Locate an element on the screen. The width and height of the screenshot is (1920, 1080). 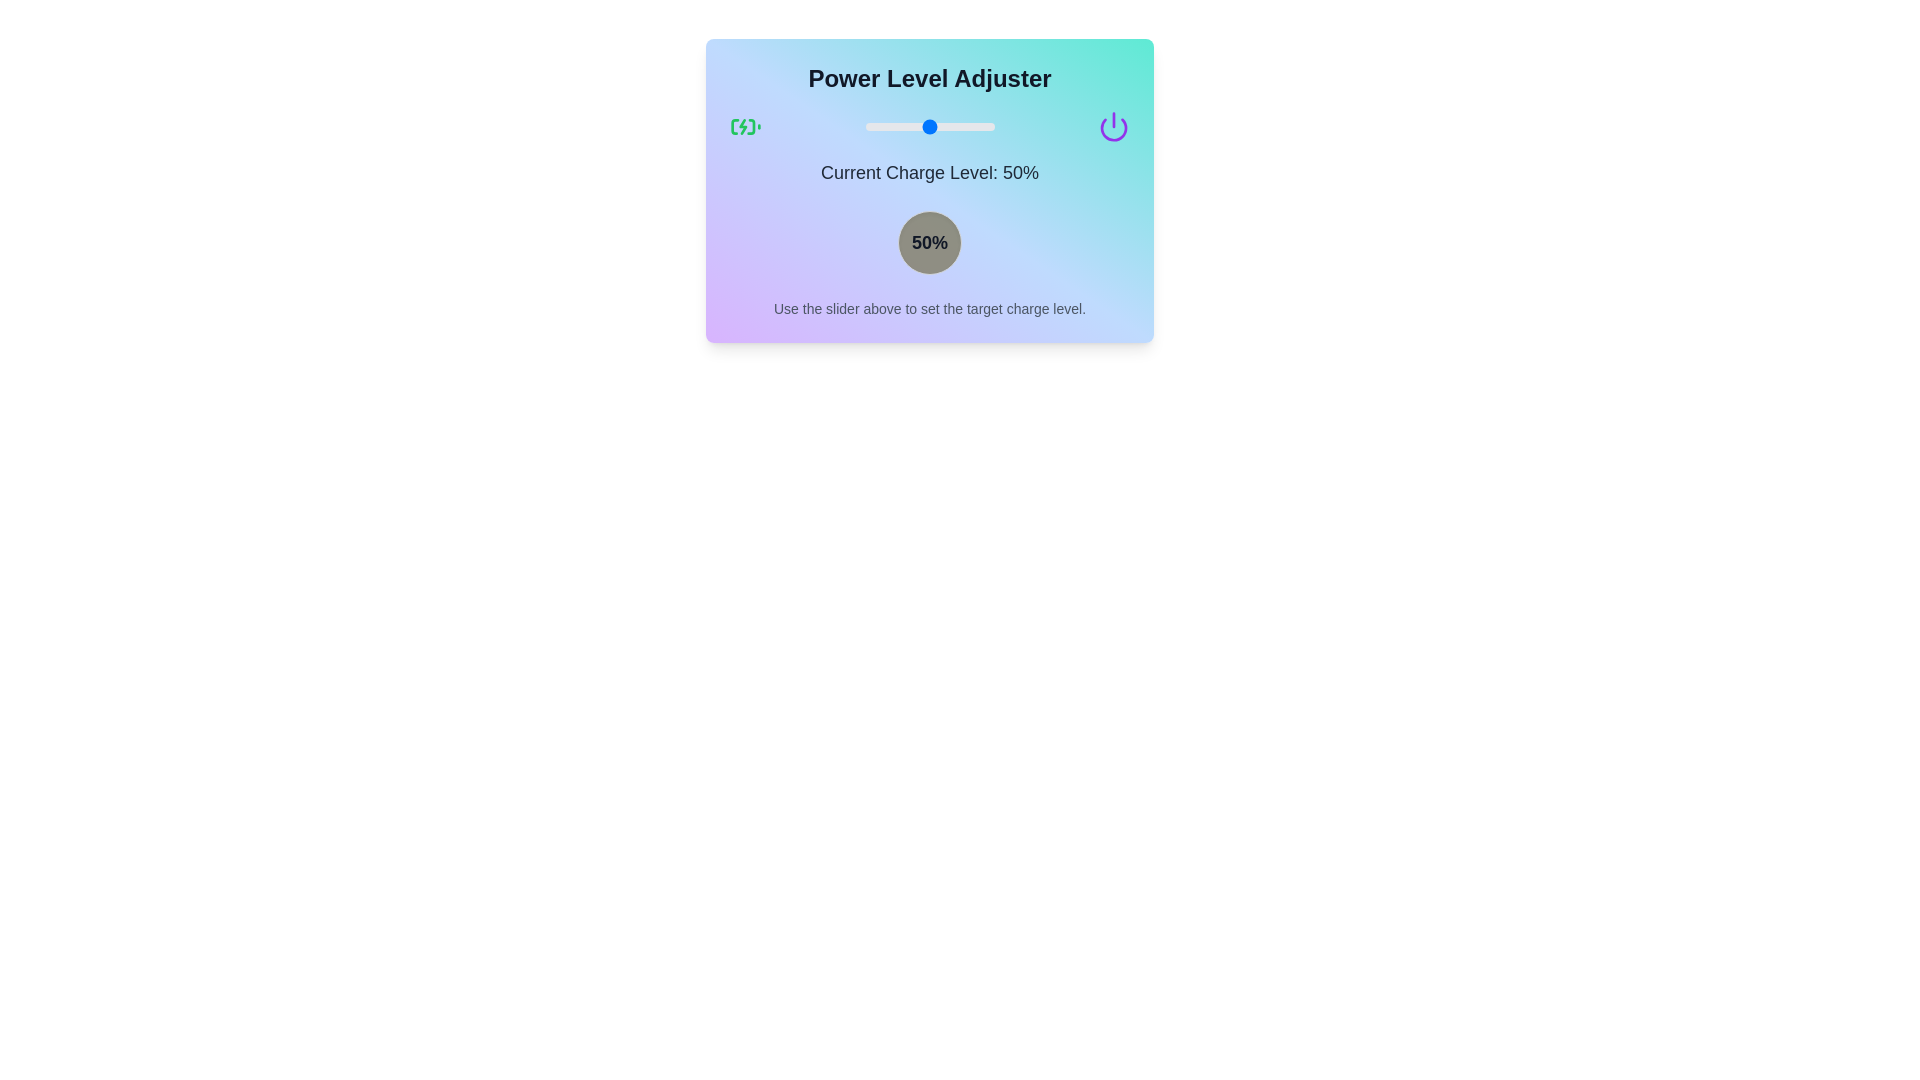
the power level is located at coordinates (991, 127).